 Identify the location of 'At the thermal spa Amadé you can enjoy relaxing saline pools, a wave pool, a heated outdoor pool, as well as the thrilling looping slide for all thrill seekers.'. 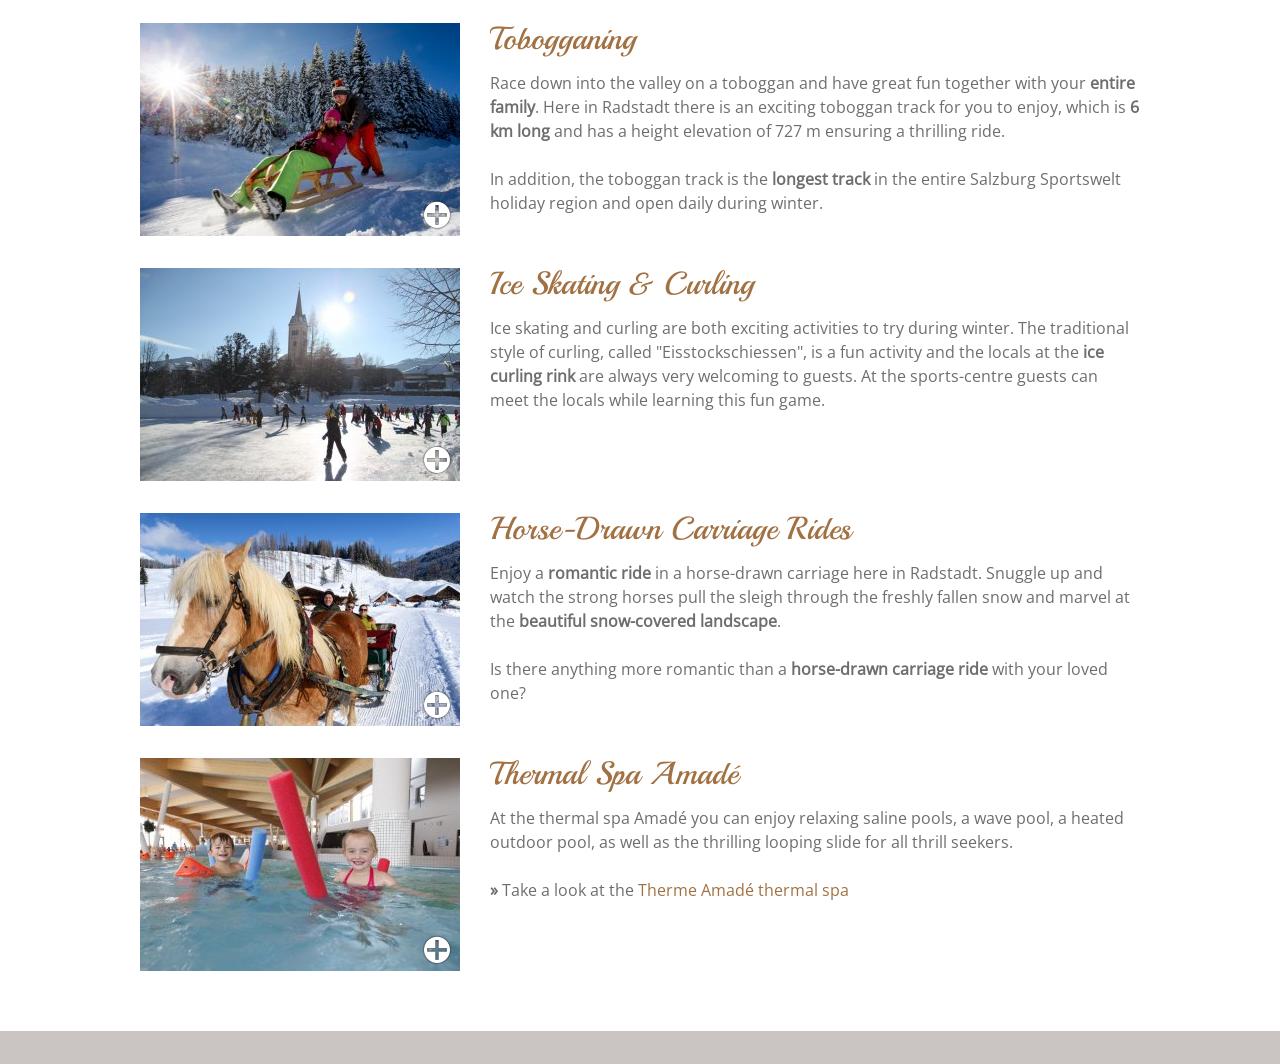
(489, 830).